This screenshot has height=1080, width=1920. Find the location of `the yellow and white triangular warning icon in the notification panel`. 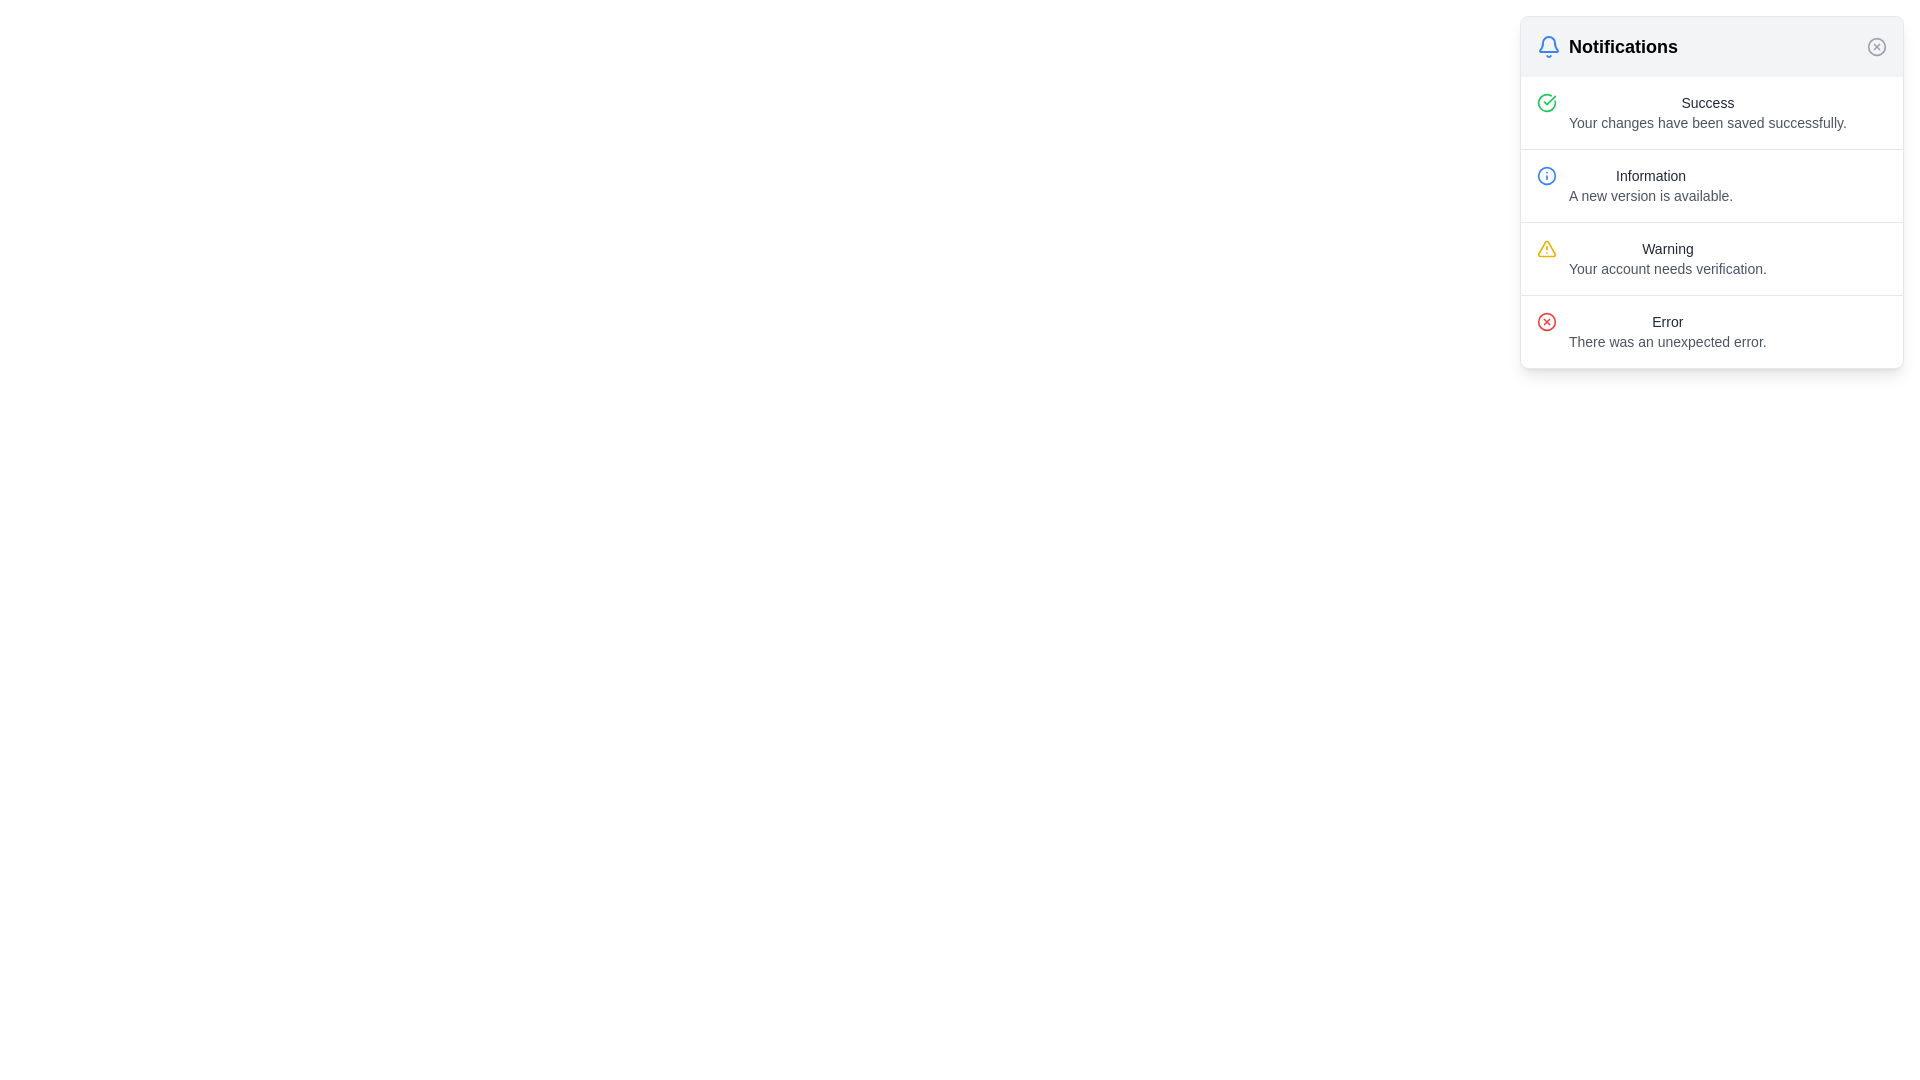

the yellow and white triangular warning icon in the notification panel is located at coordinates (1545, 247).